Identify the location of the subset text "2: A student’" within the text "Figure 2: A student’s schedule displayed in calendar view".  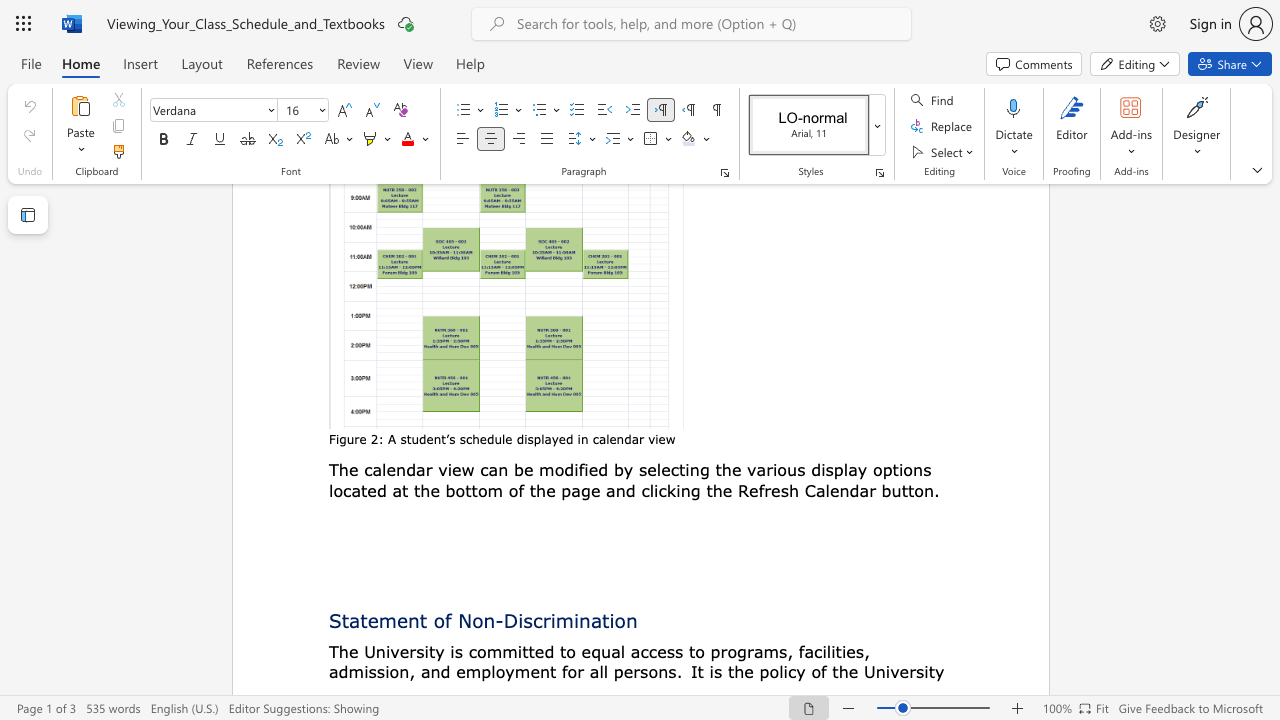
(370, 438).